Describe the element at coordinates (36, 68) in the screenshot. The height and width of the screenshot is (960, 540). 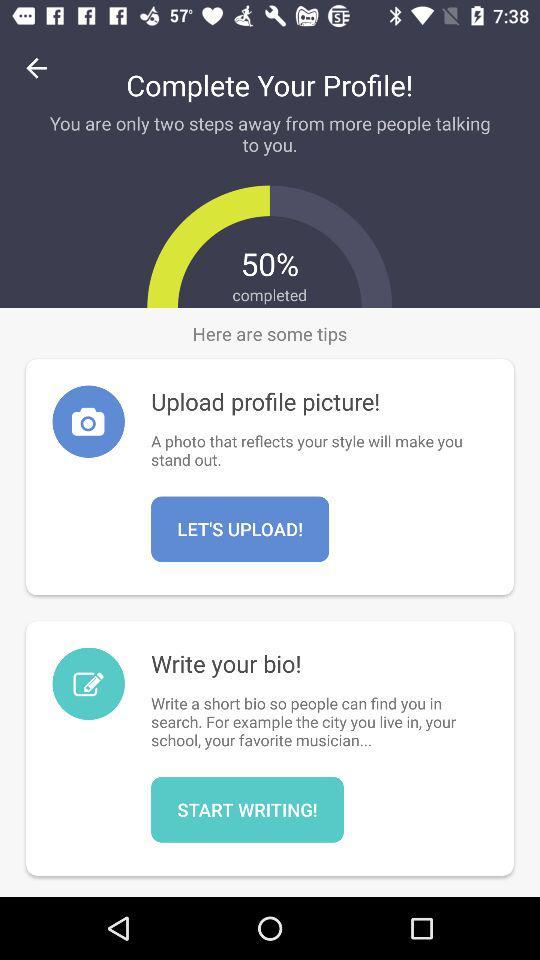
I see `icon at the top left corner` at that location.